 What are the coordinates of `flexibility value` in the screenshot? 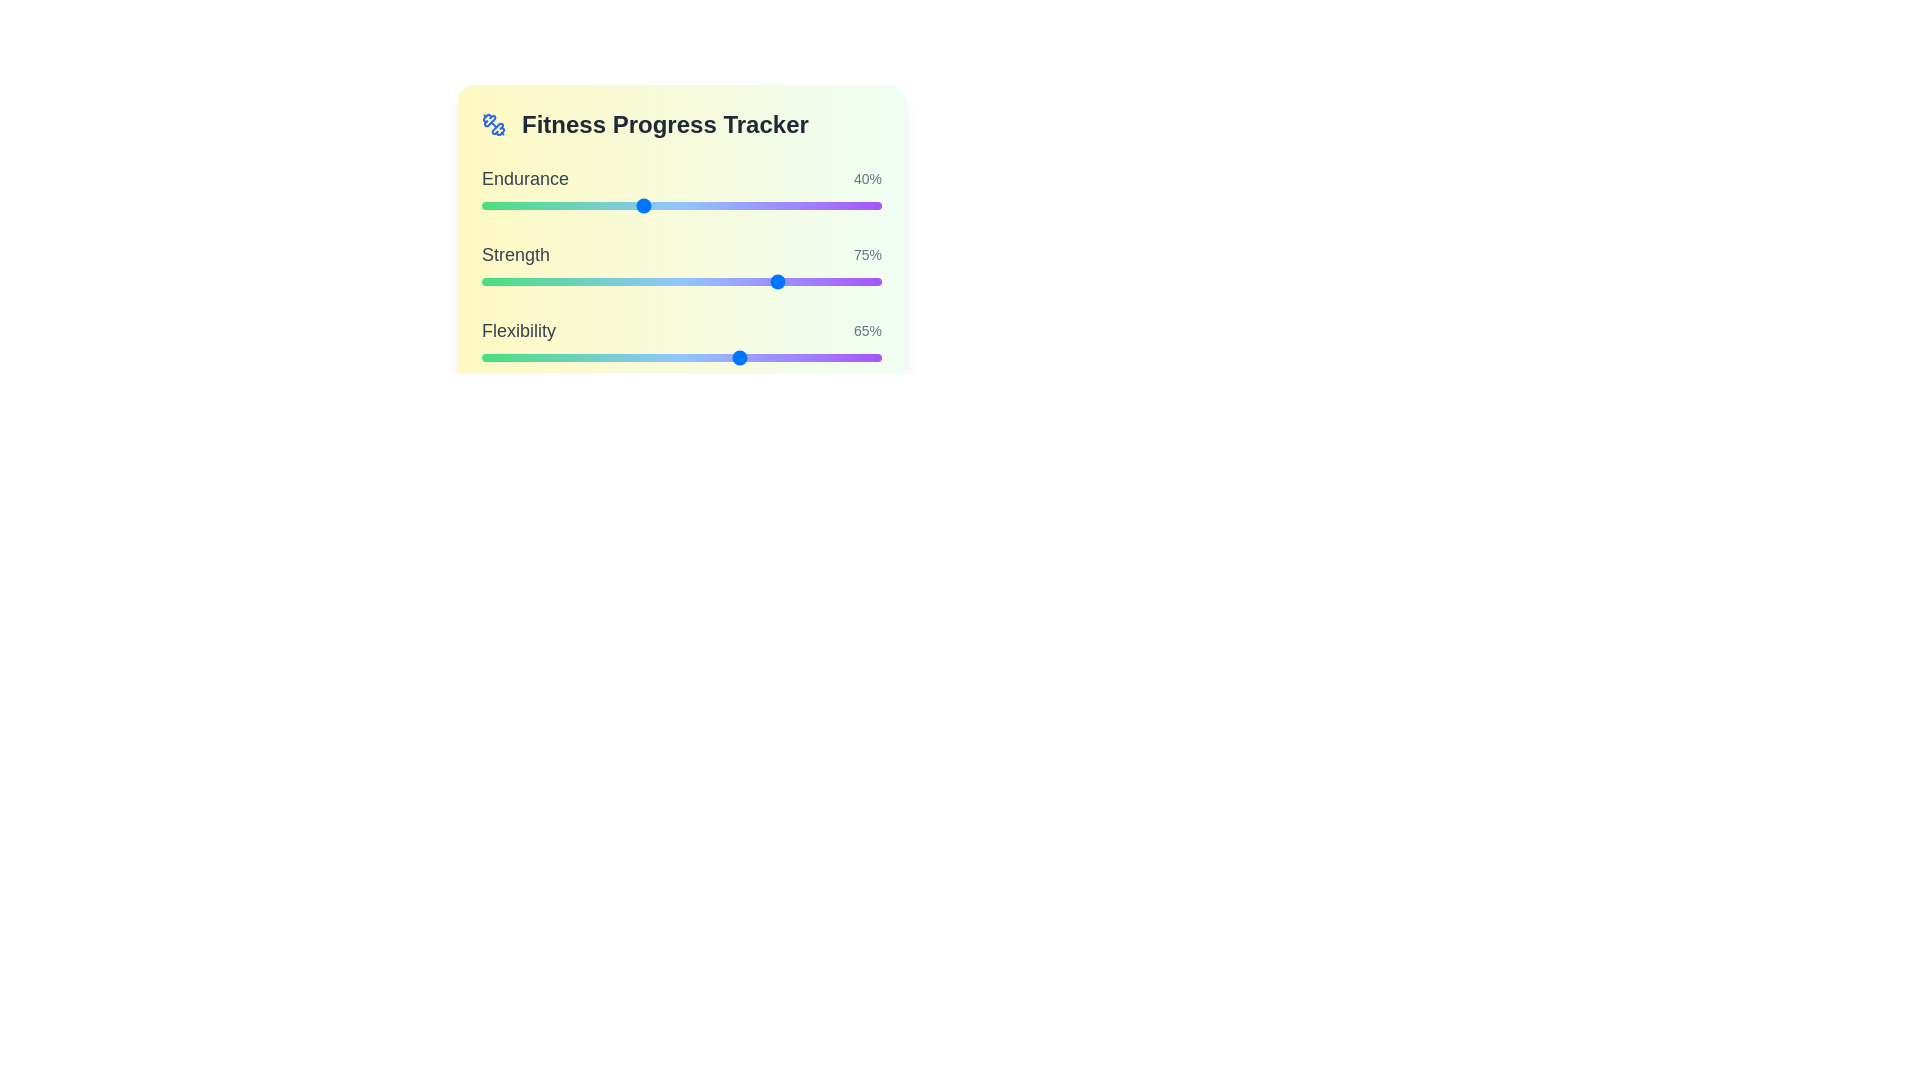 It's located at (673, 357).